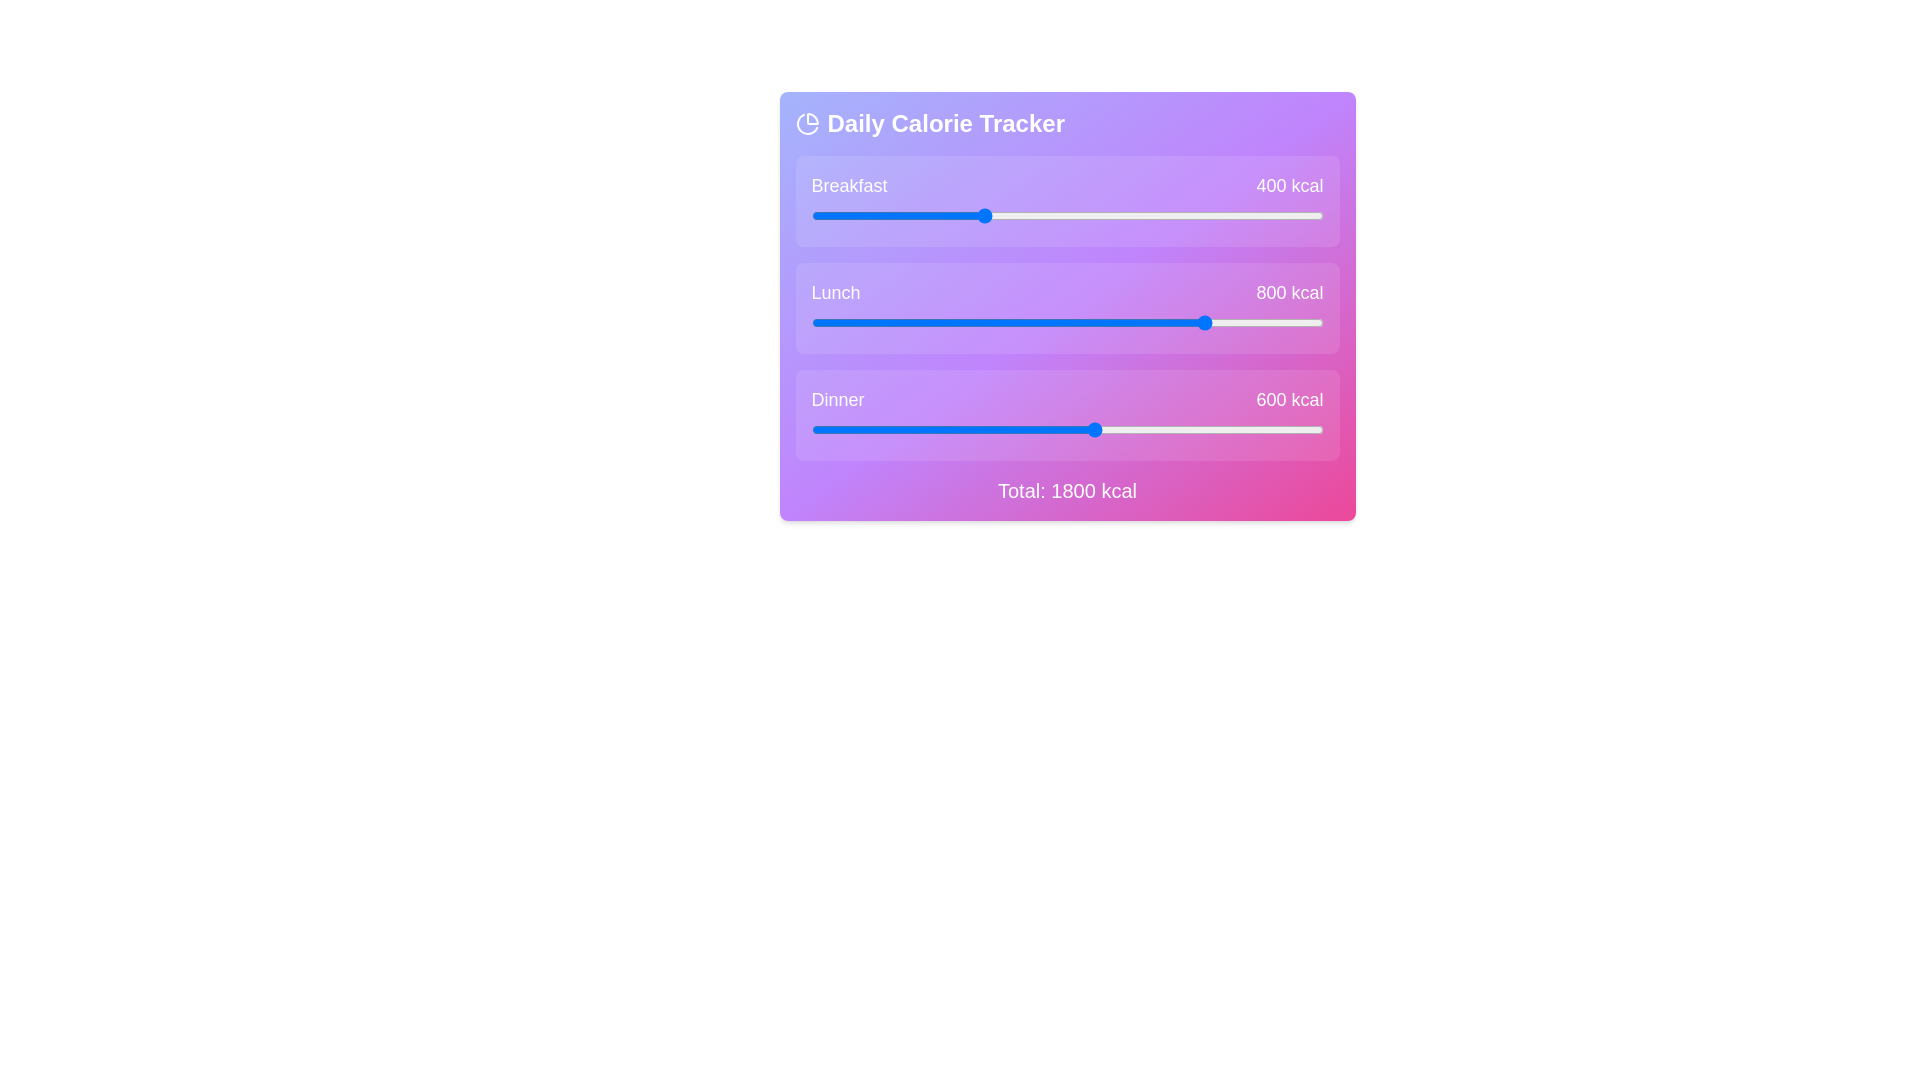 The image size is (1920, 1080). What do you see at coordinates (1066, 428) in the screenshot?
I see `the handle of the range slider located in the 'Dinner' section, below the label 'Dinner' and above '600 kcal'` at bounding box center [1066, 428].